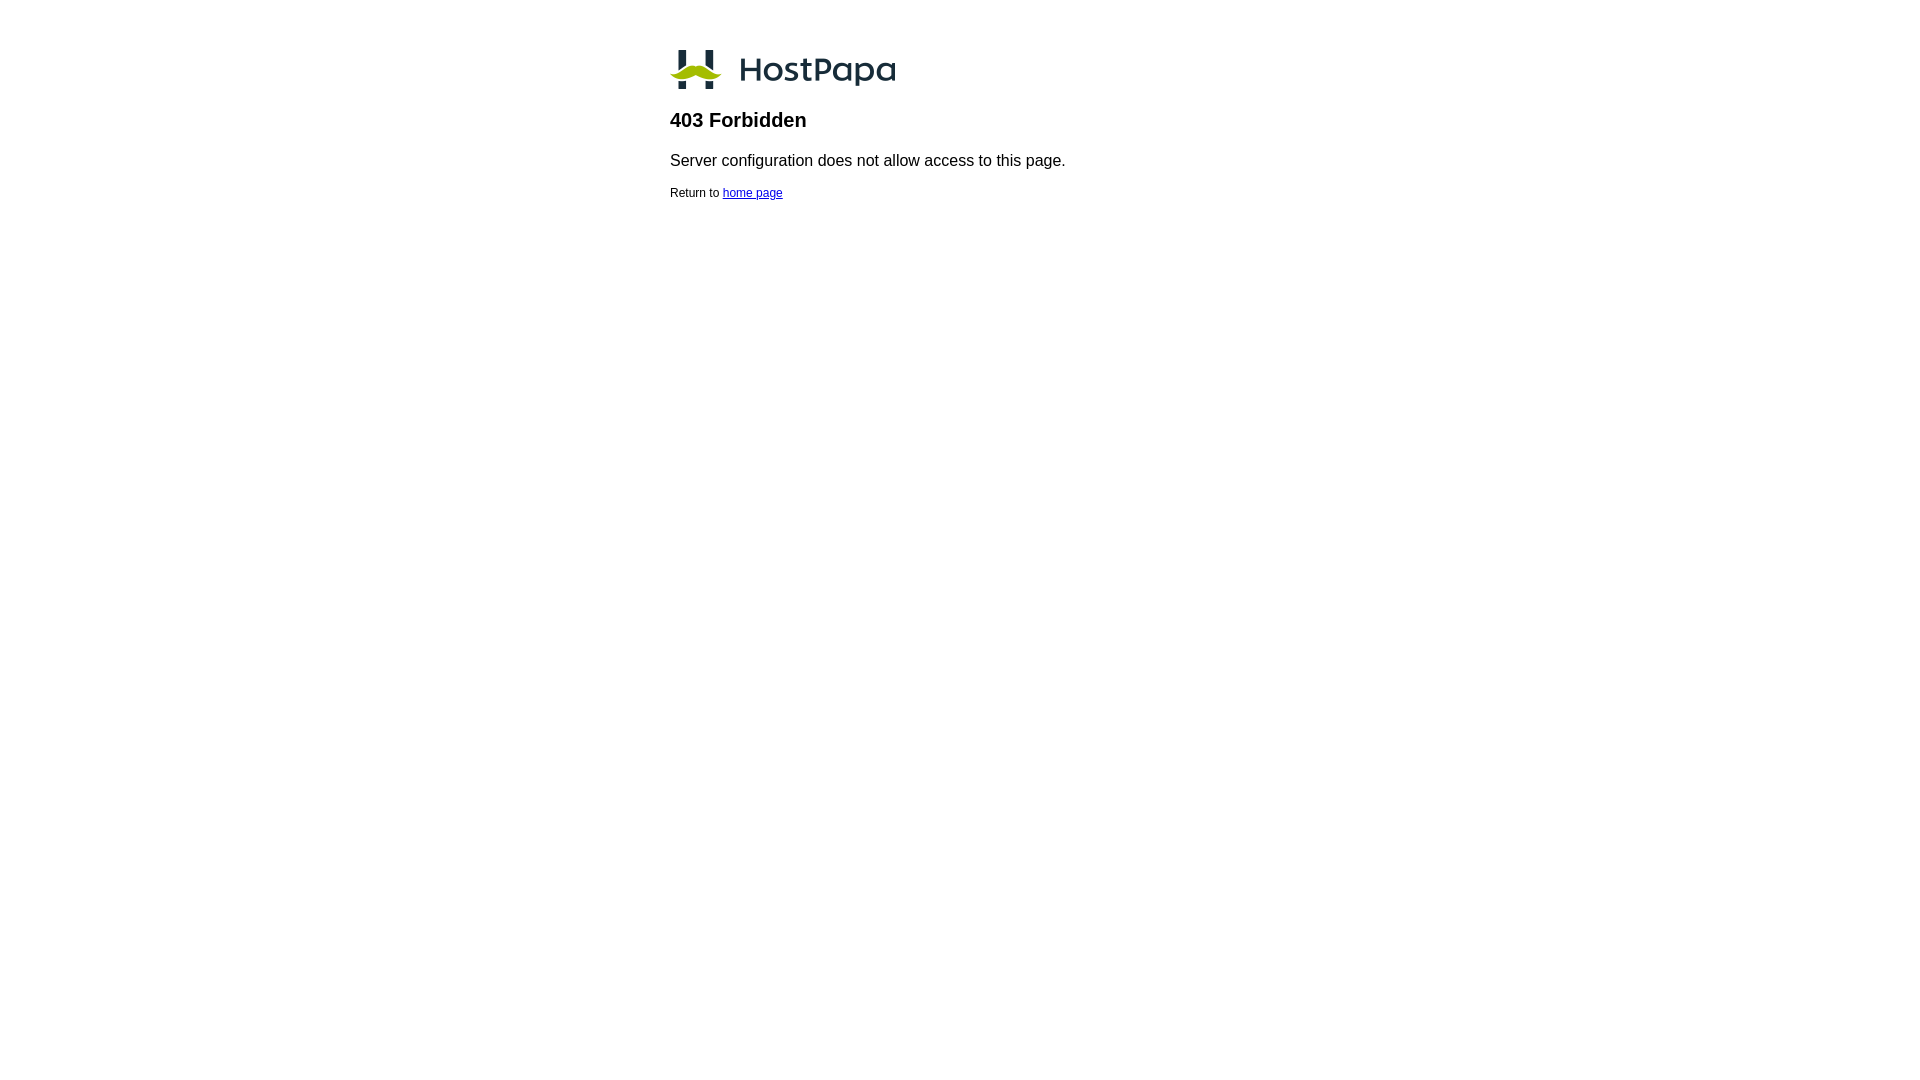  What do you see at coordinates (752, 192) in the screenshot?
I see `'home page'` at bounding box center [752, 192].